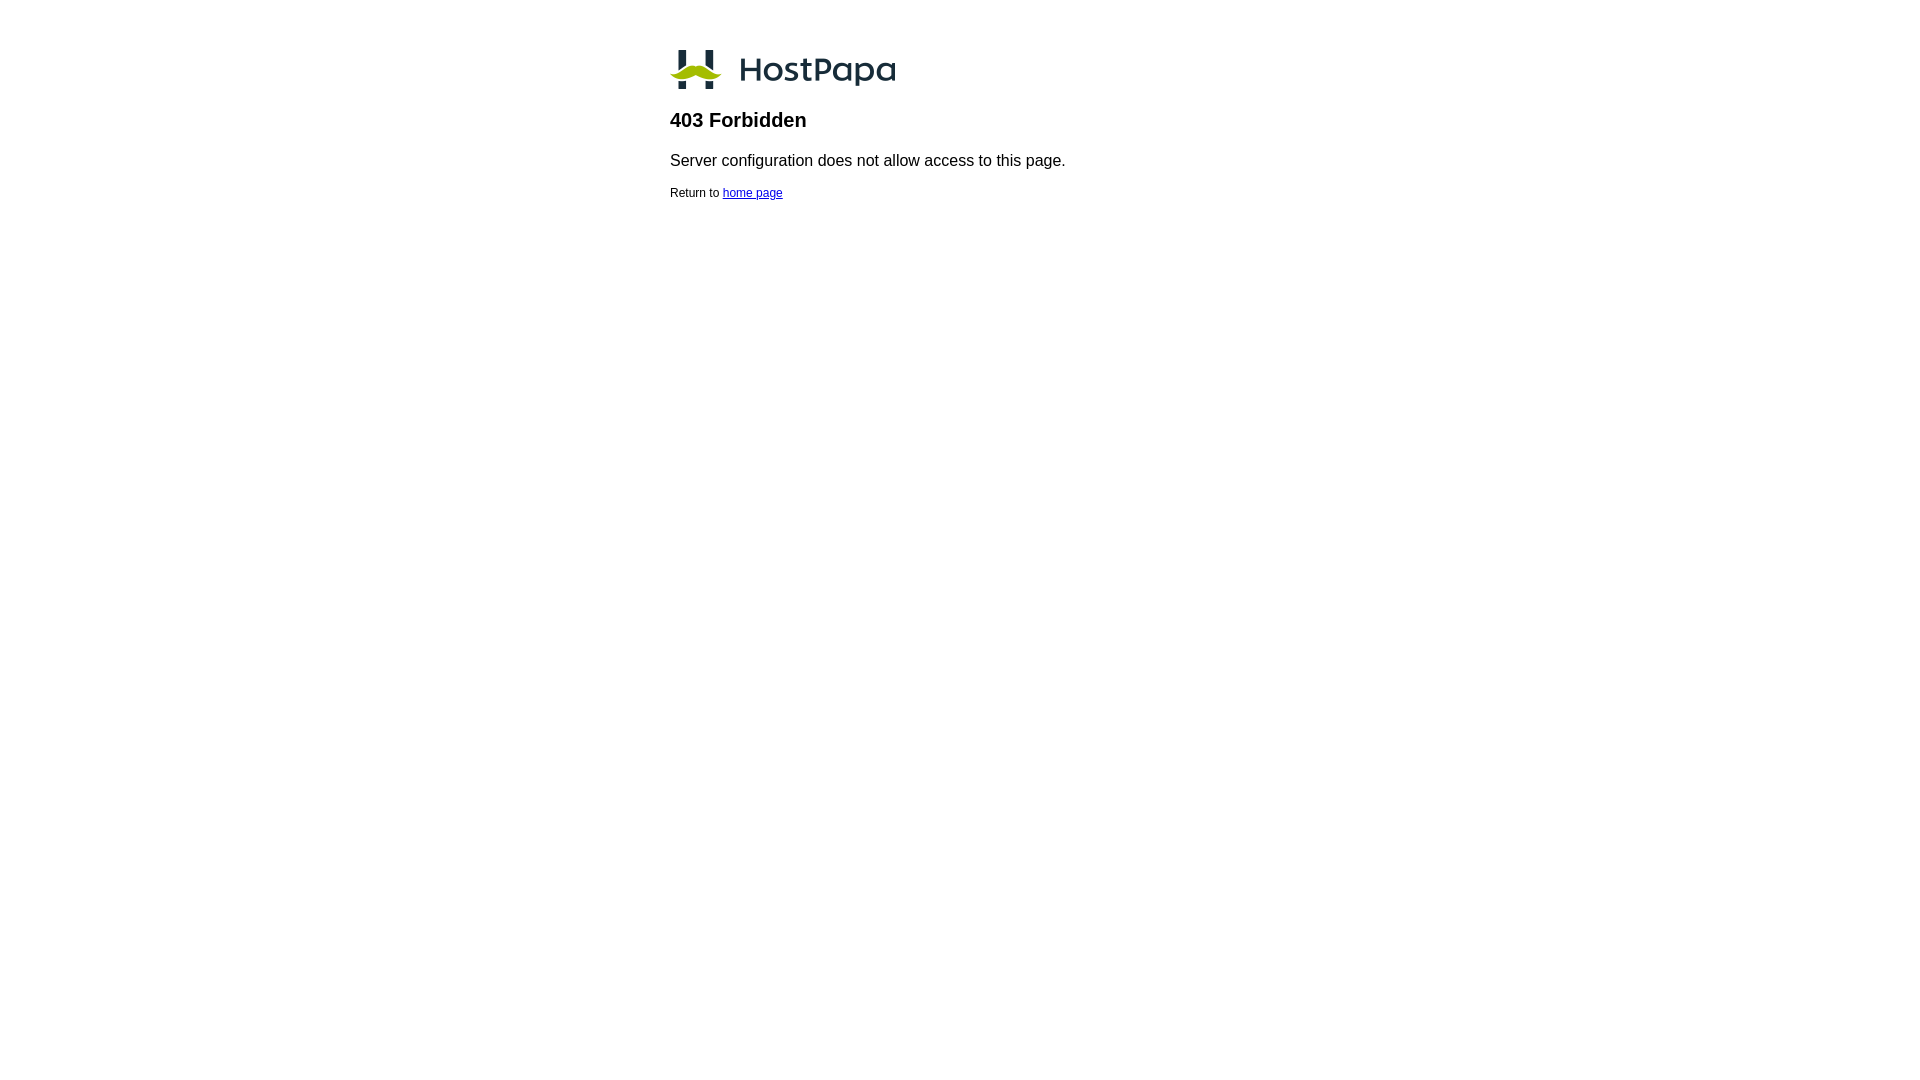  What do you see at coordinates (752, 192) in the screenshot?
I see `'home page'` at bounding box center [752, 192].